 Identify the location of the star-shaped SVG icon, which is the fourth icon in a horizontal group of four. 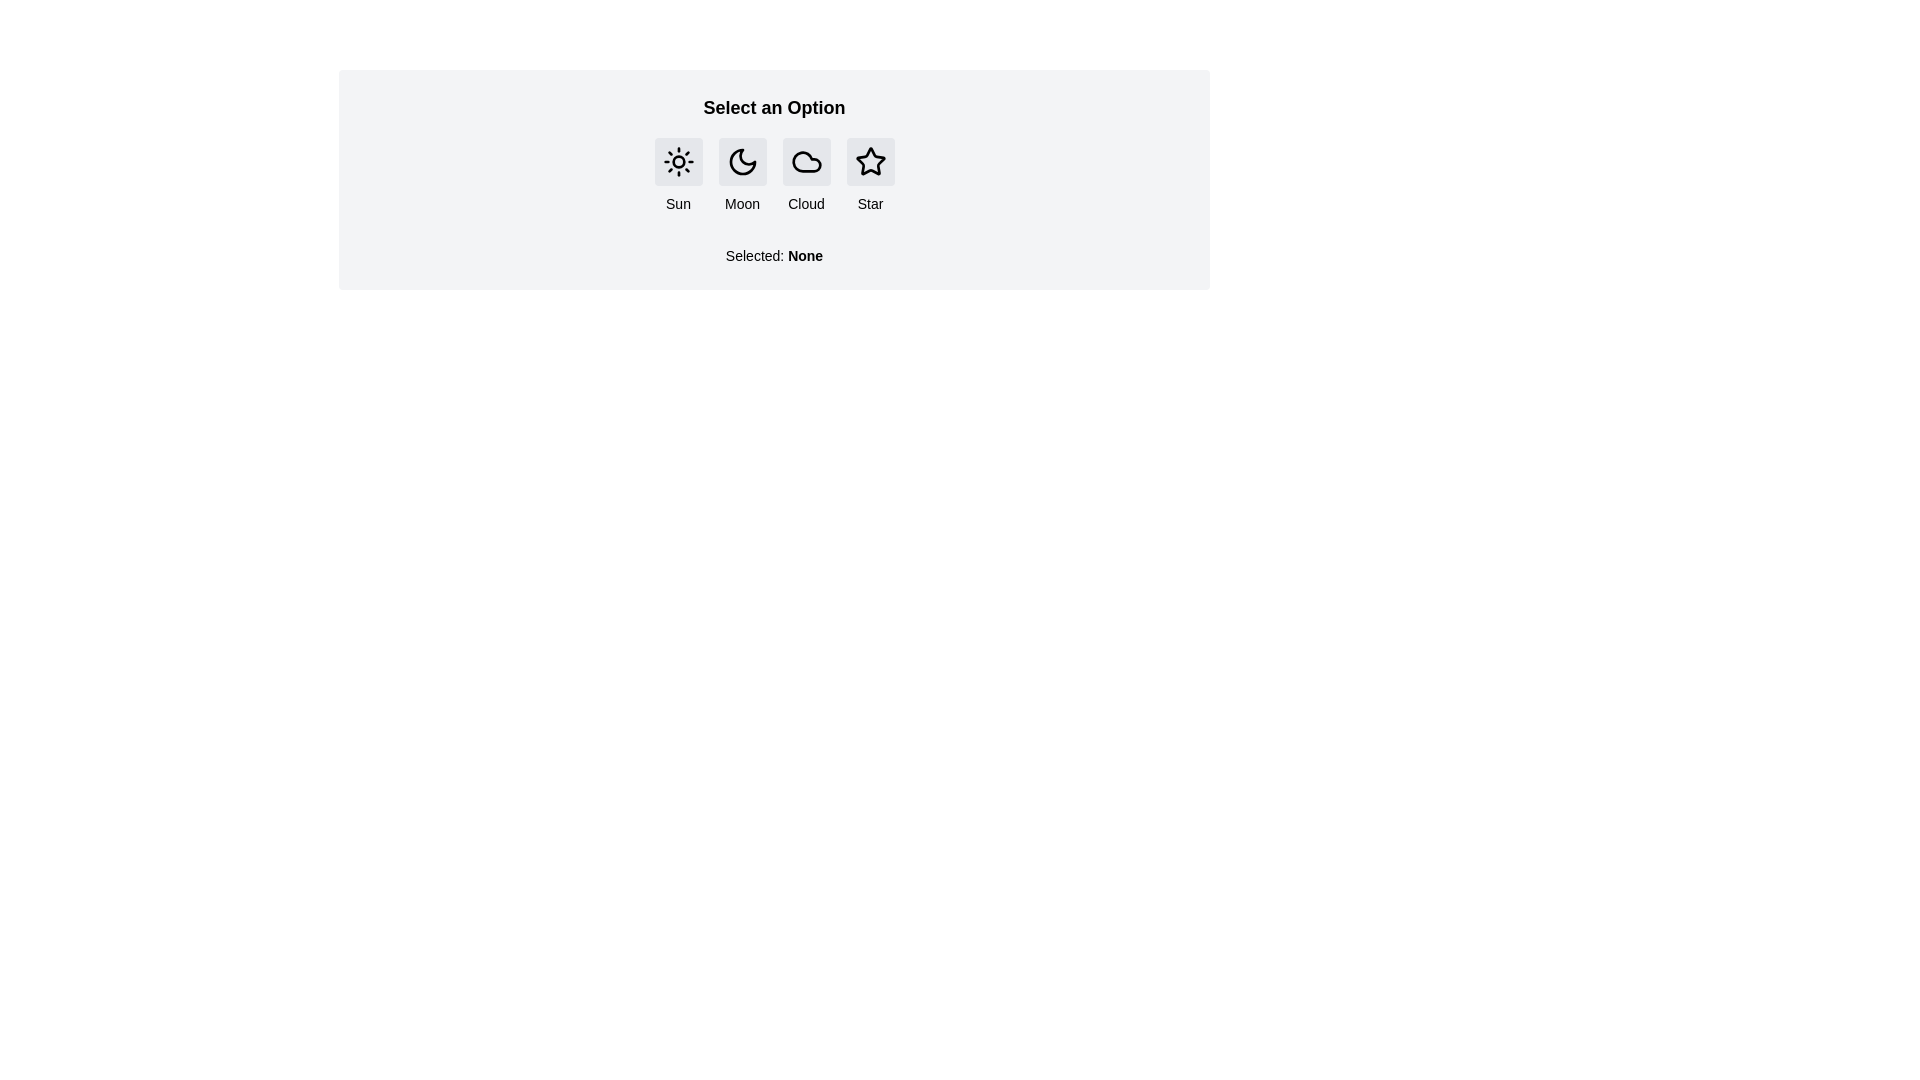
(870, 160).